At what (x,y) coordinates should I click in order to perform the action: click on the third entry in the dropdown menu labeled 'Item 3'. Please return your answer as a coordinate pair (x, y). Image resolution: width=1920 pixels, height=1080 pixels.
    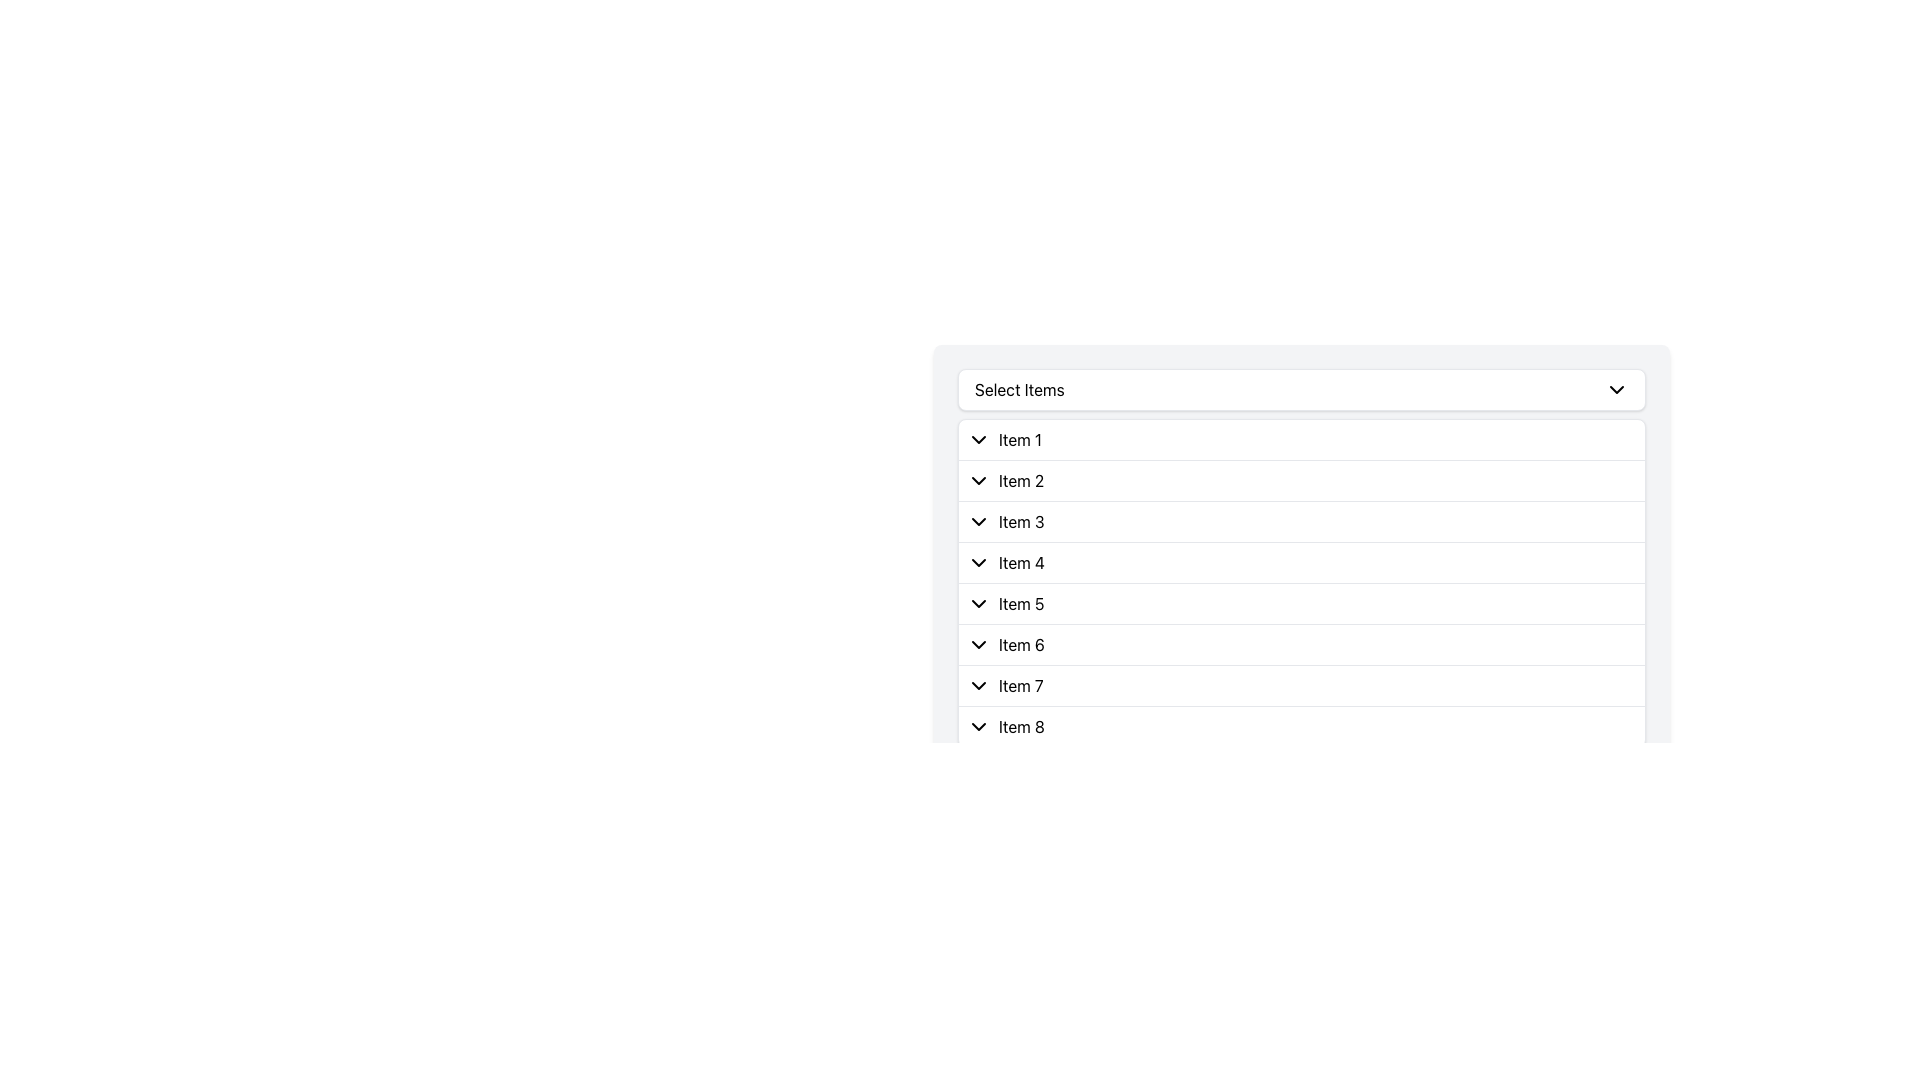
    Looking at the image, I should click on (1301, 519).